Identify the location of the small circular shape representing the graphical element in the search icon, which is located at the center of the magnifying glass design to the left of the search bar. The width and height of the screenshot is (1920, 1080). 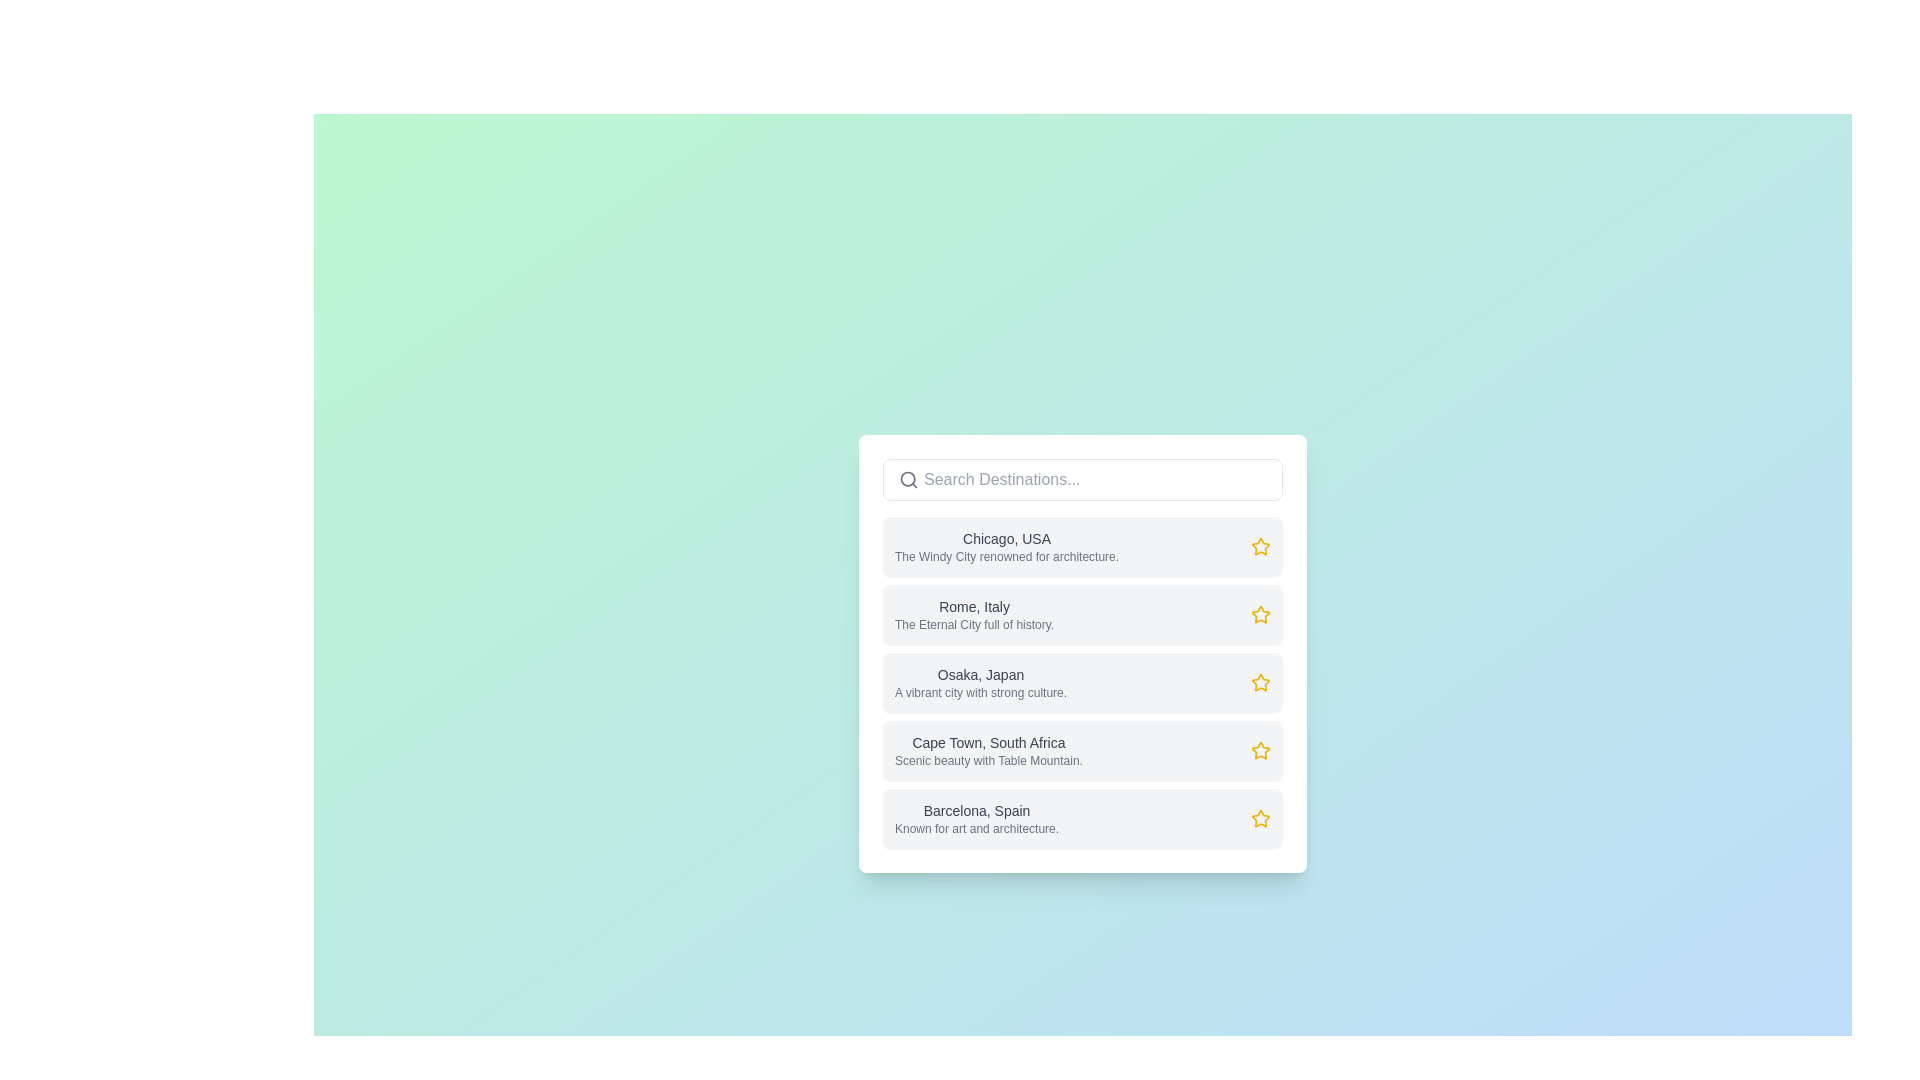
(907, 479).